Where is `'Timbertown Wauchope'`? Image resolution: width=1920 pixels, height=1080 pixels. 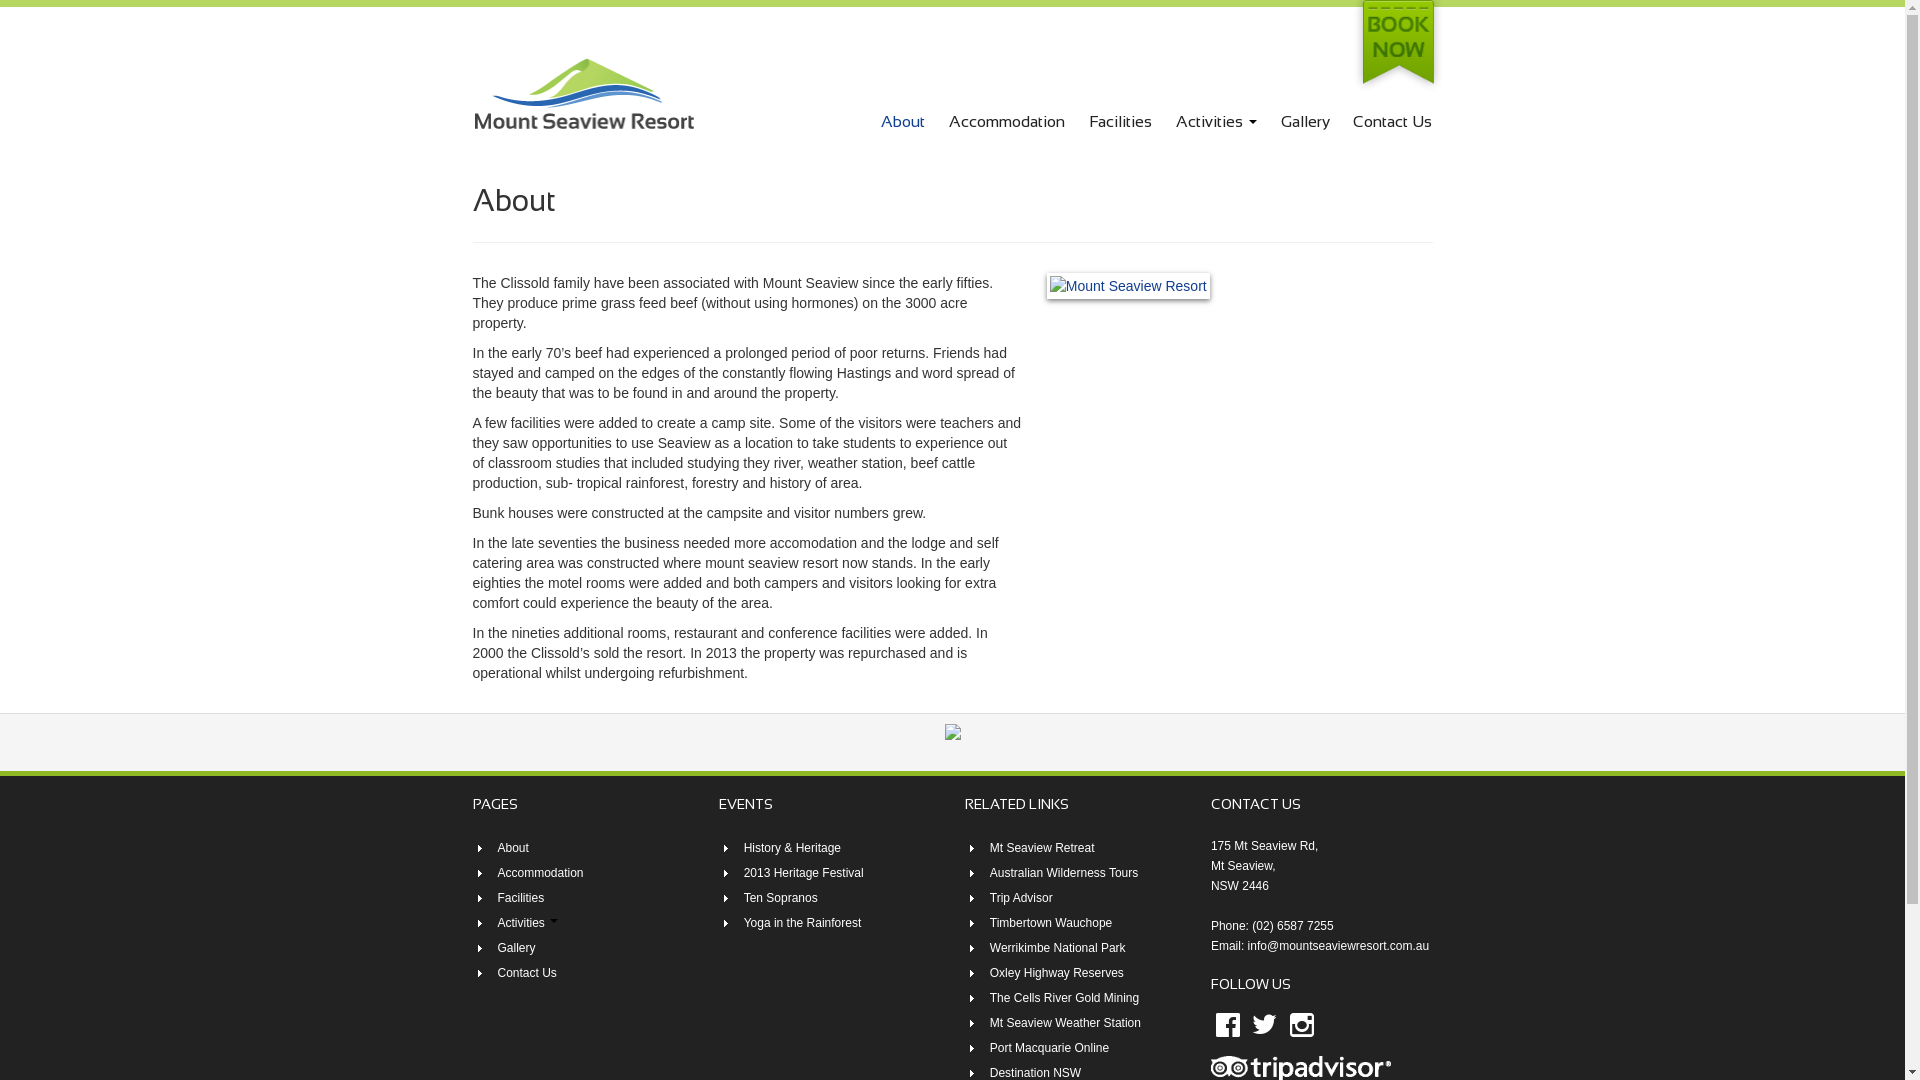
'Timbertown Wauchope' is located at coordinates (1050, 922).